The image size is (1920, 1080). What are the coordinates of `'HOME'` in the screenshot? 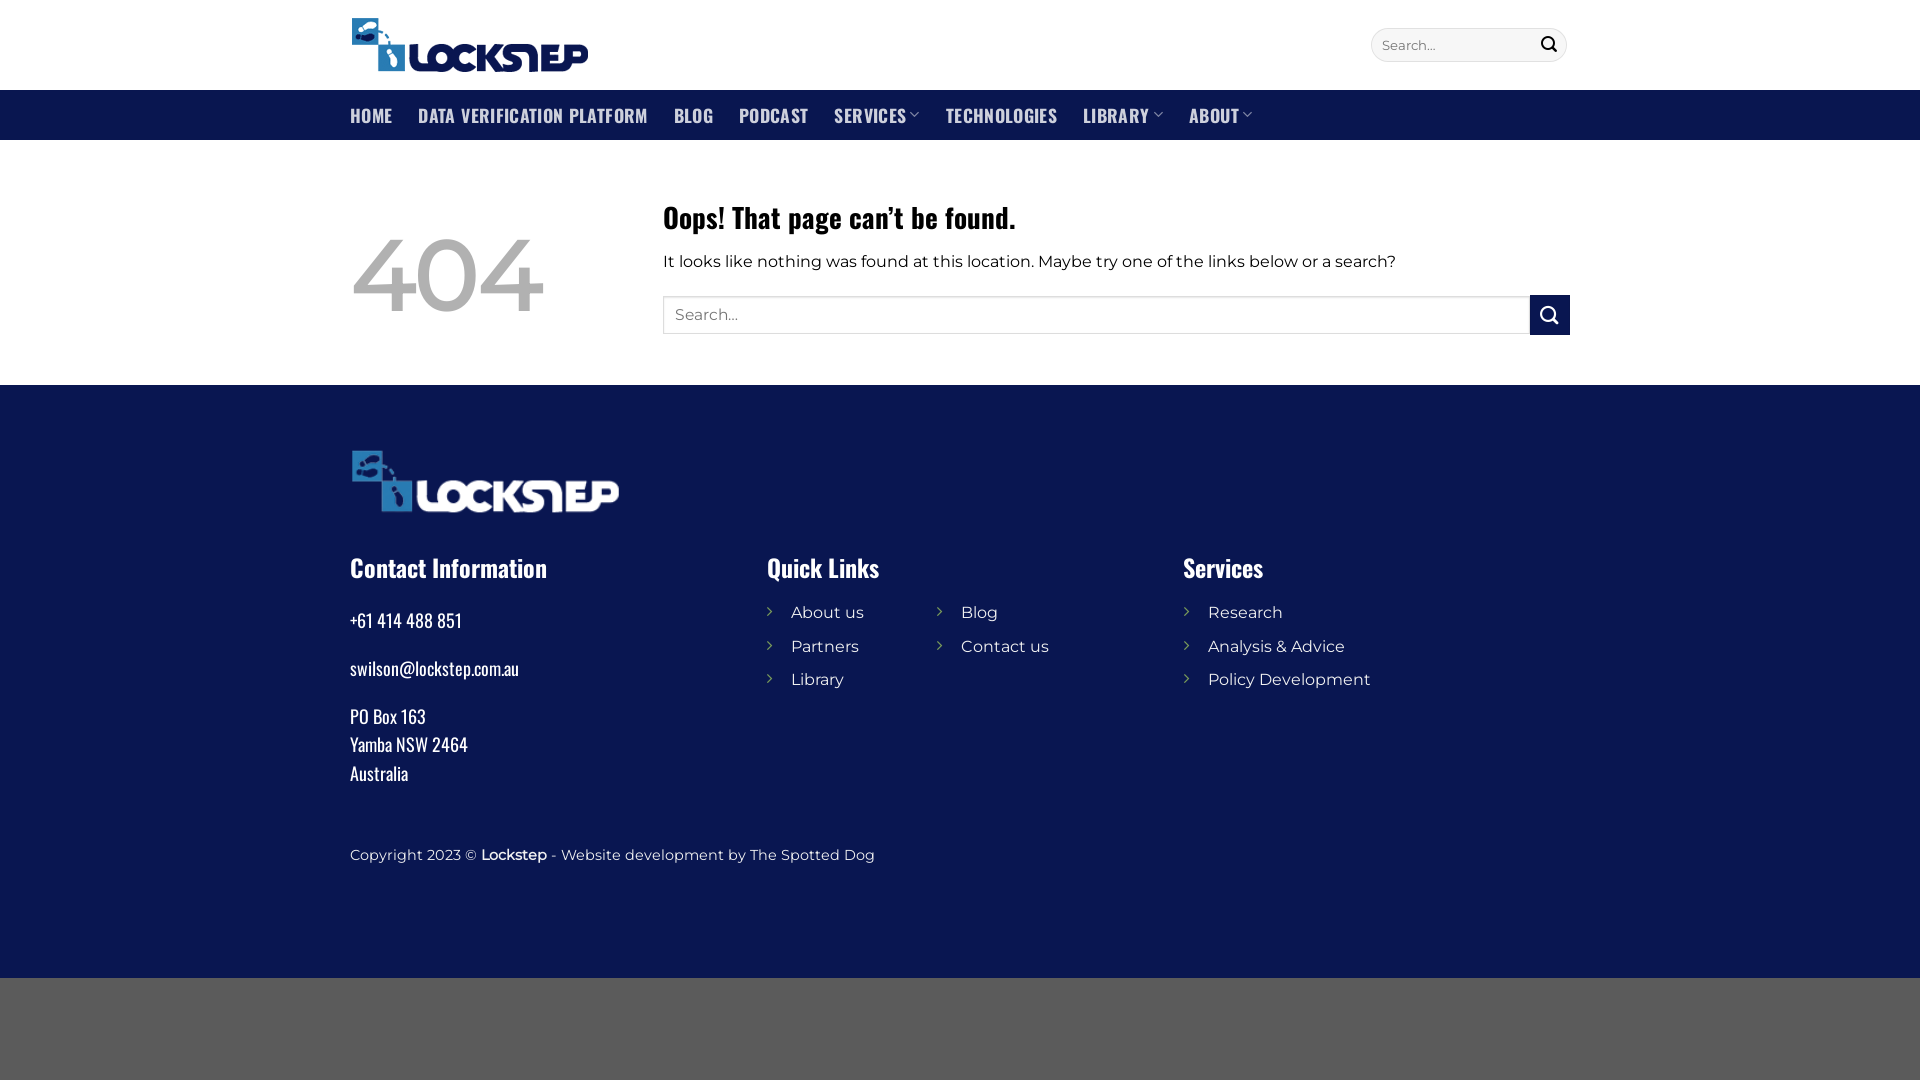 It's located at (370, 115).